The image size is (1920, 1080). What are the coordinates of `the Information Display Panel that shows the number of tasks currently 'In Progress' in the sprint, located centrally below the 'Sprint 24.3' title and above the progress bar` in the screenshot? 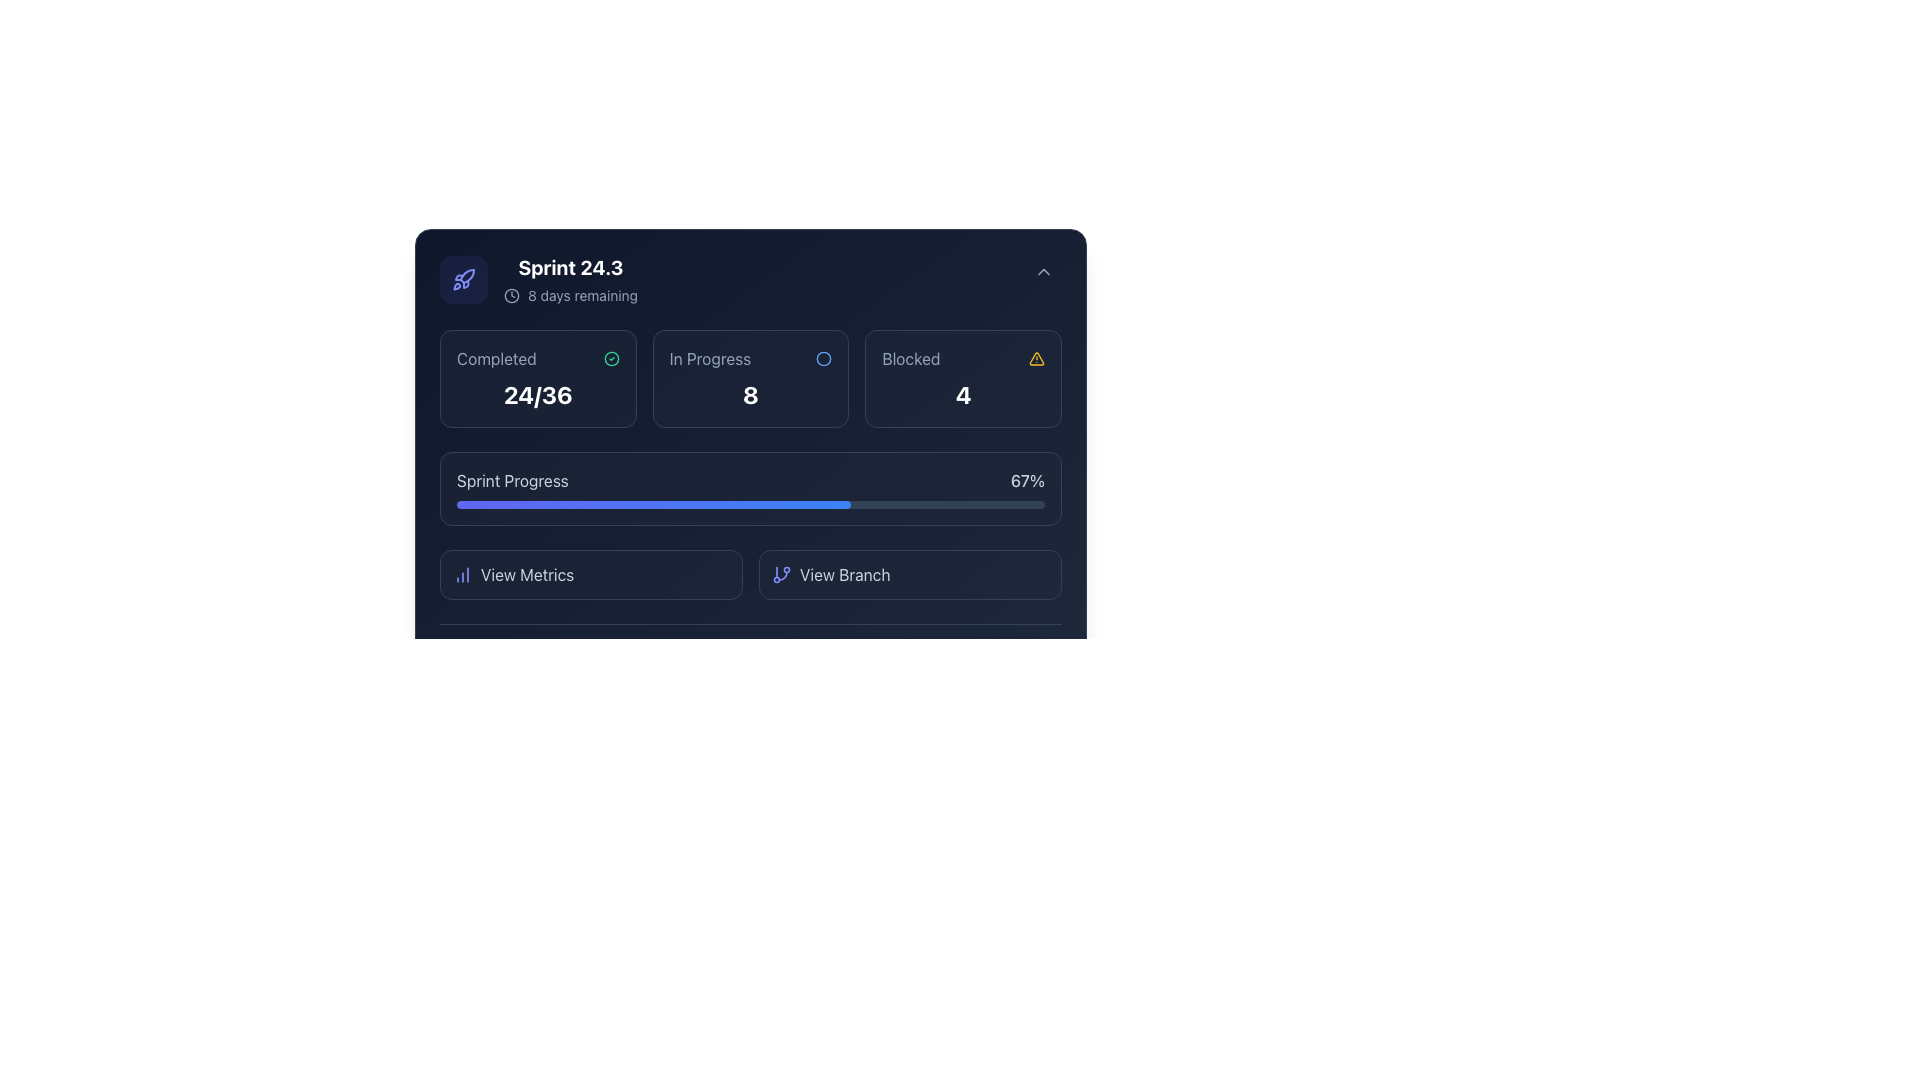 It's located at (820, 420).